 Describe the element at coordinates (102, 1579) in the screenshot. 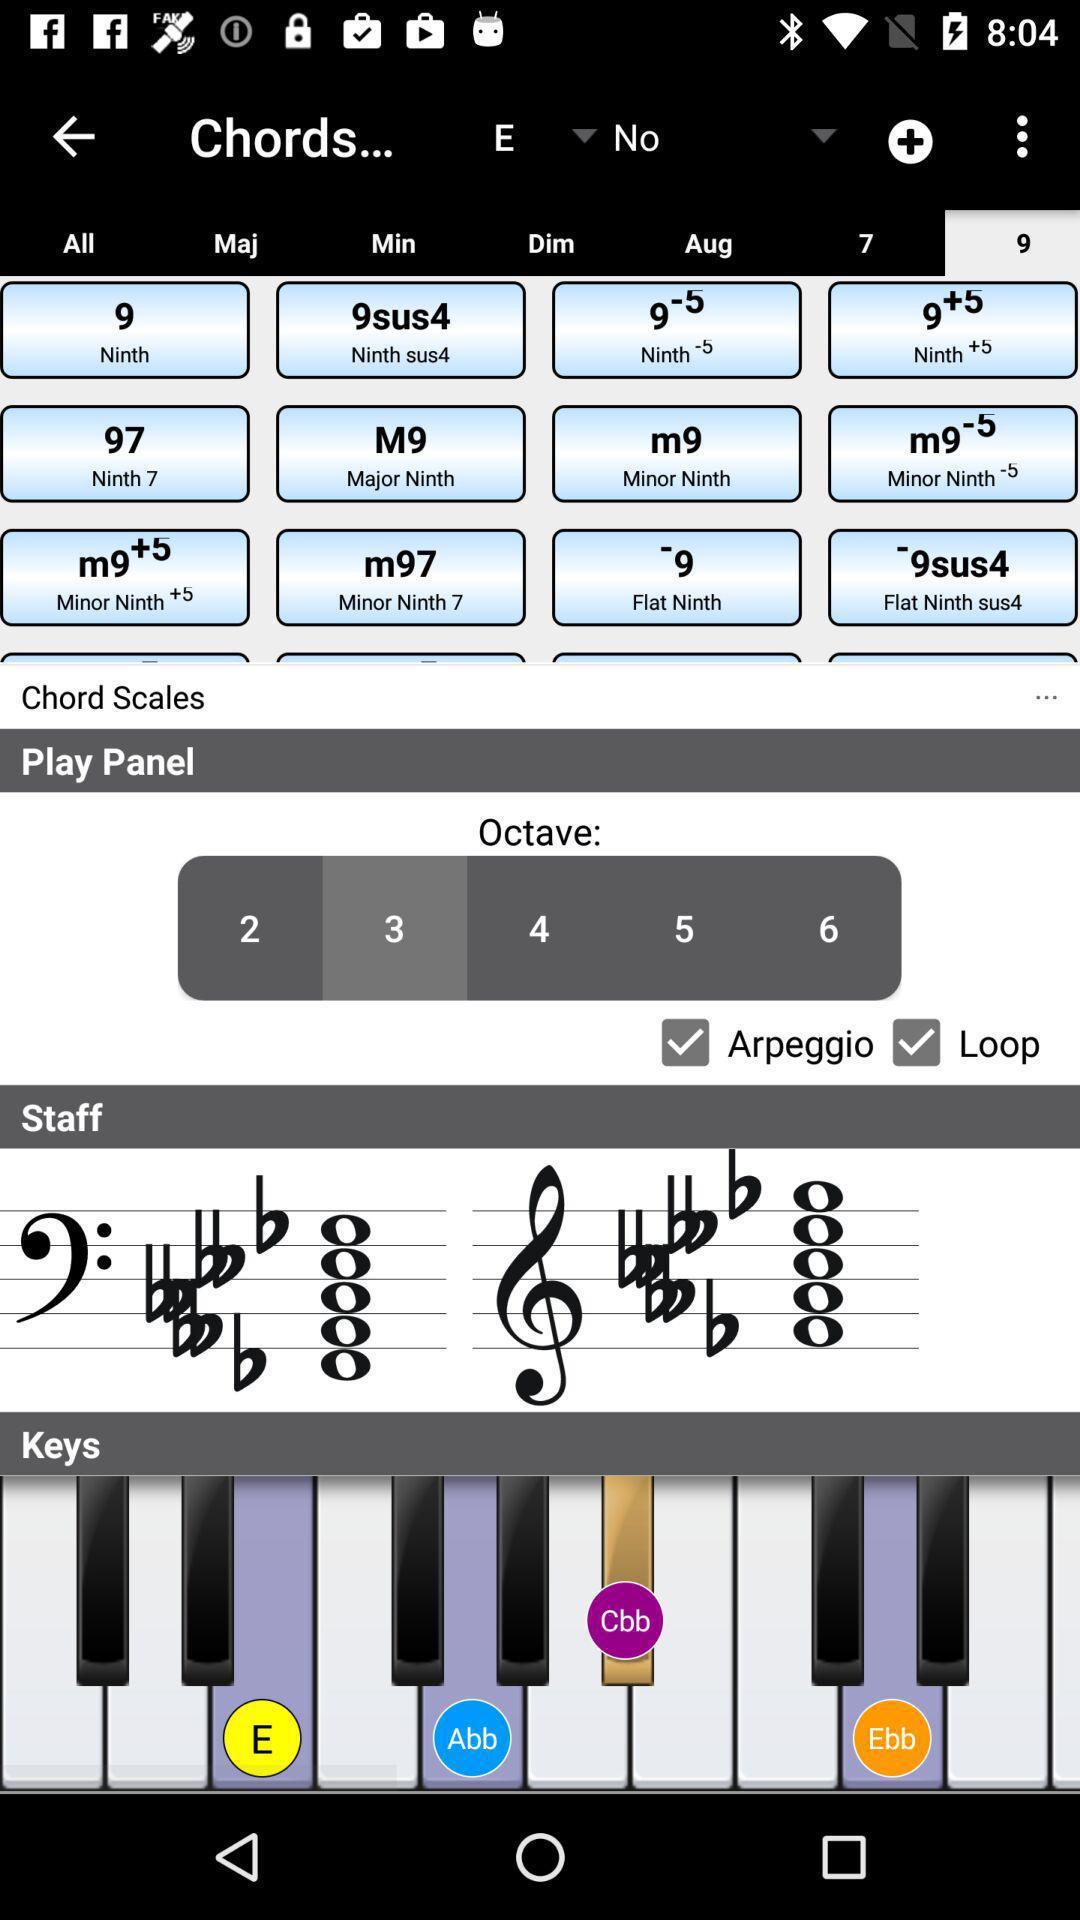

I see `plays the selected key` at that location.